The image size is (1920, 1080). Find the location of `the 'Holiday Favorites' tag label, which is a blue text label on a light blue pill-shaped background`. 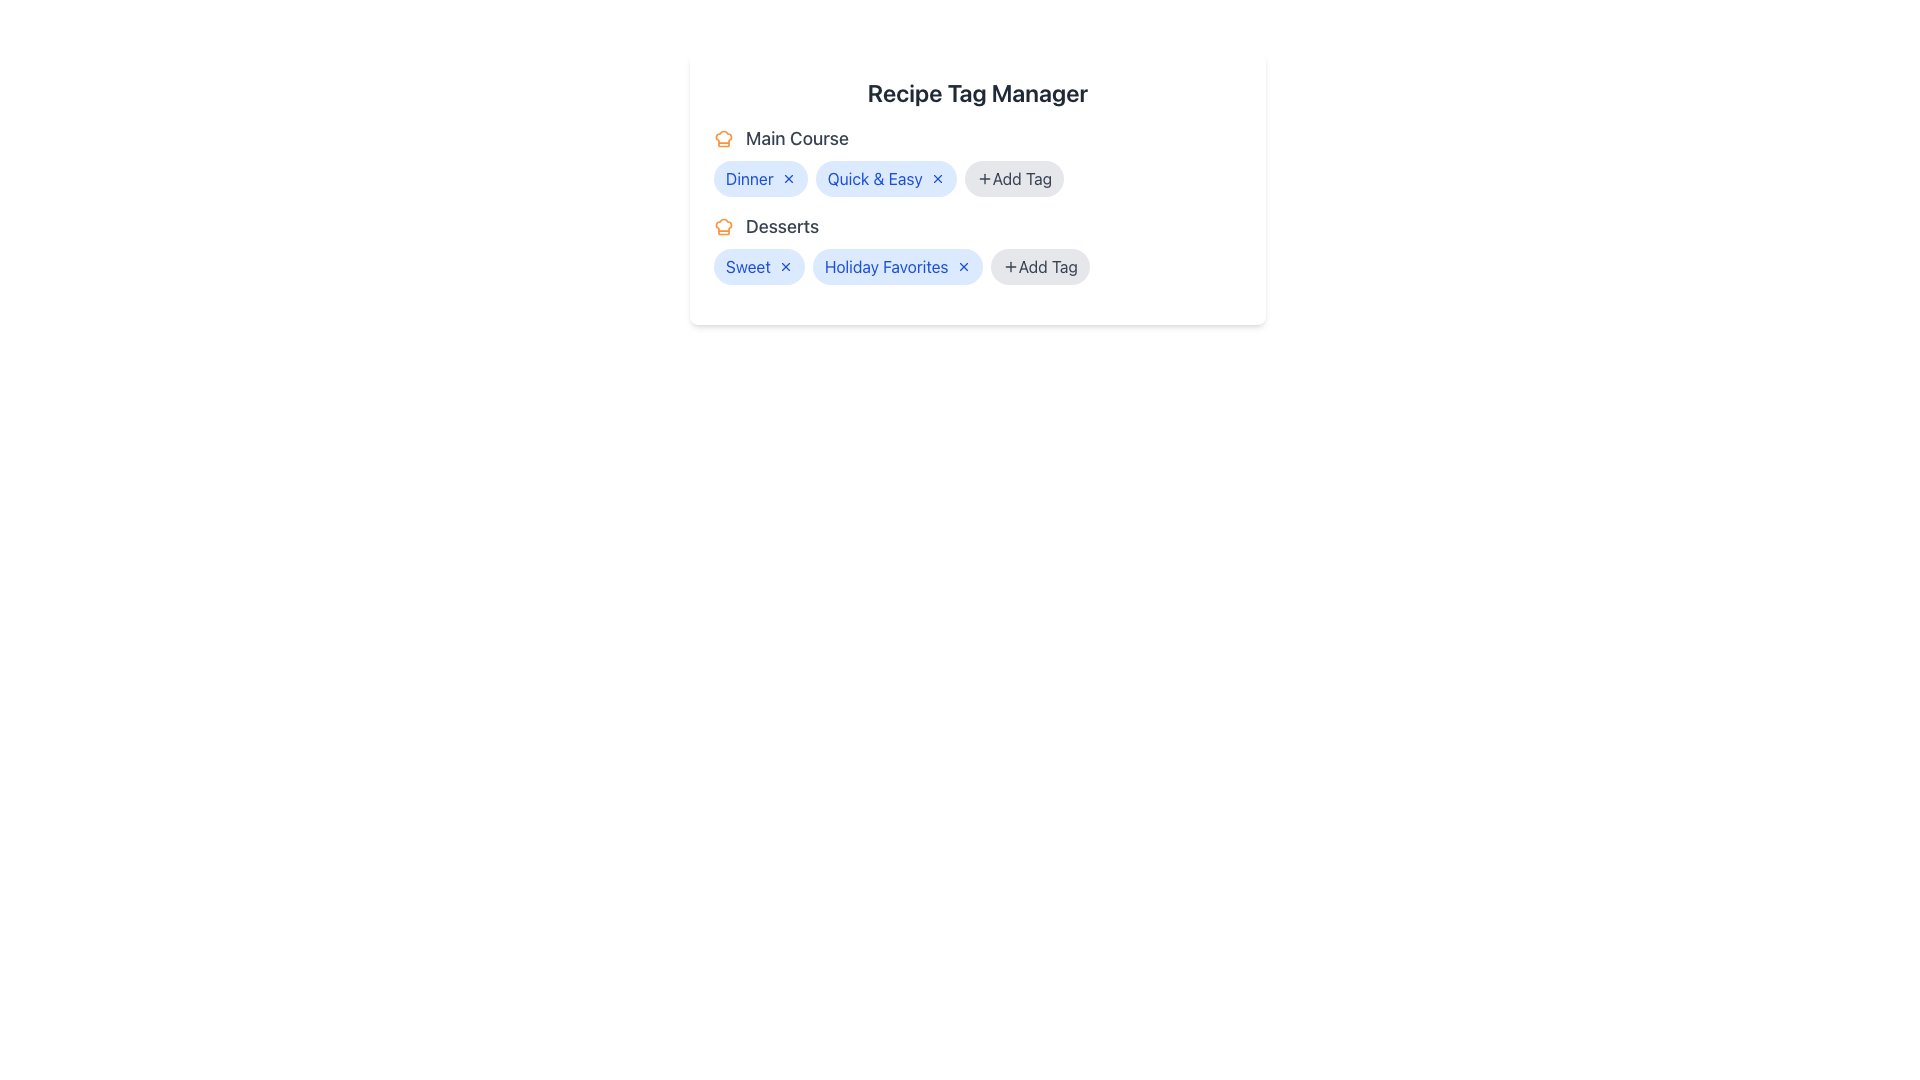

the 'Holiday Favorites' tag label, which is a blue text label on a light blue pill-shaped background is located at coordinates (885, 265).